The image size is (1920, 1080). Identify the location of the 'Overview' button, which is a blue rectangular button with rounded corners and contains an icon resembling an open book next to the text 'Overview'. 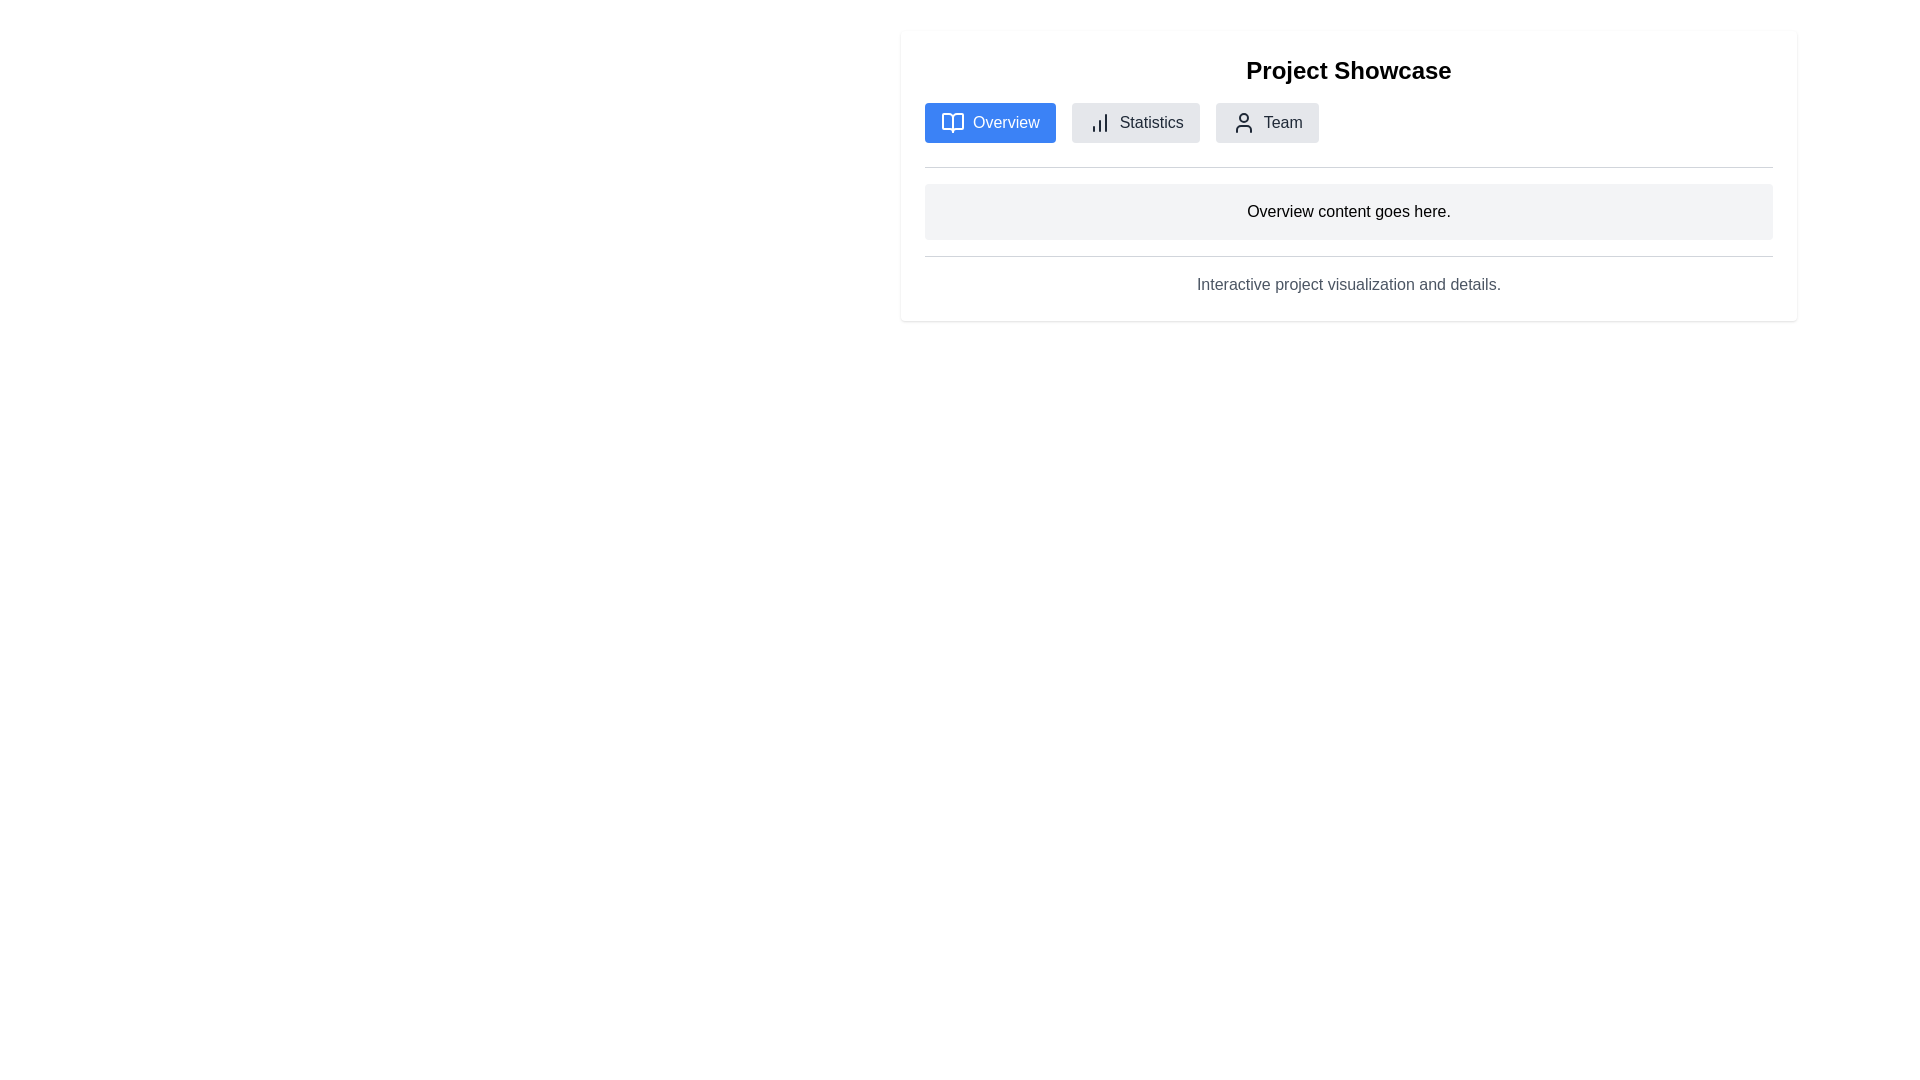
(990, 123).